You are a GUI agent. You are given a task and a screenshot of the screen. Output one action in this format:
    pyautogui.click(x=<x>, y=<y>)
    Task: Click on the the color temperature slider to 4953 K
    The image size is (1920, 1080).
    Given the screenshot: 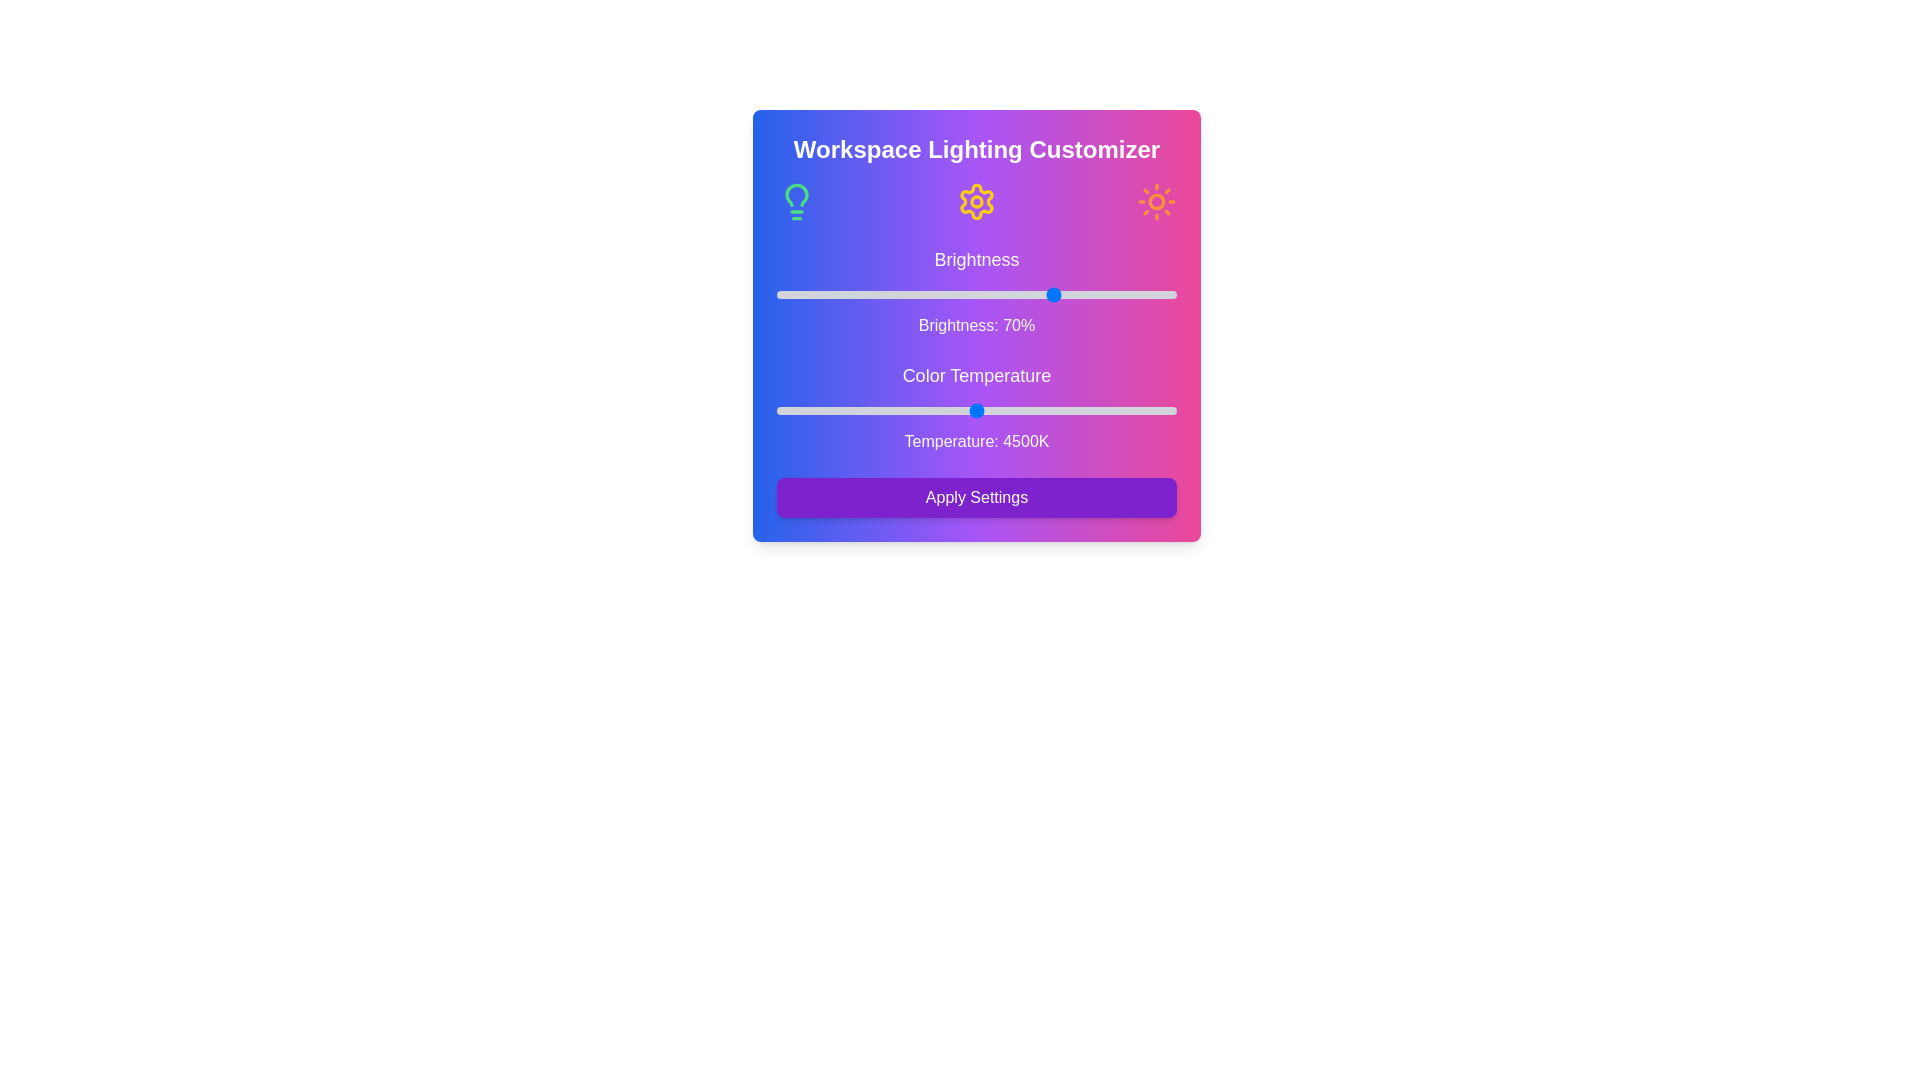 What is the action you would take?
    pyautogui.click(x=1022, y=410)
    